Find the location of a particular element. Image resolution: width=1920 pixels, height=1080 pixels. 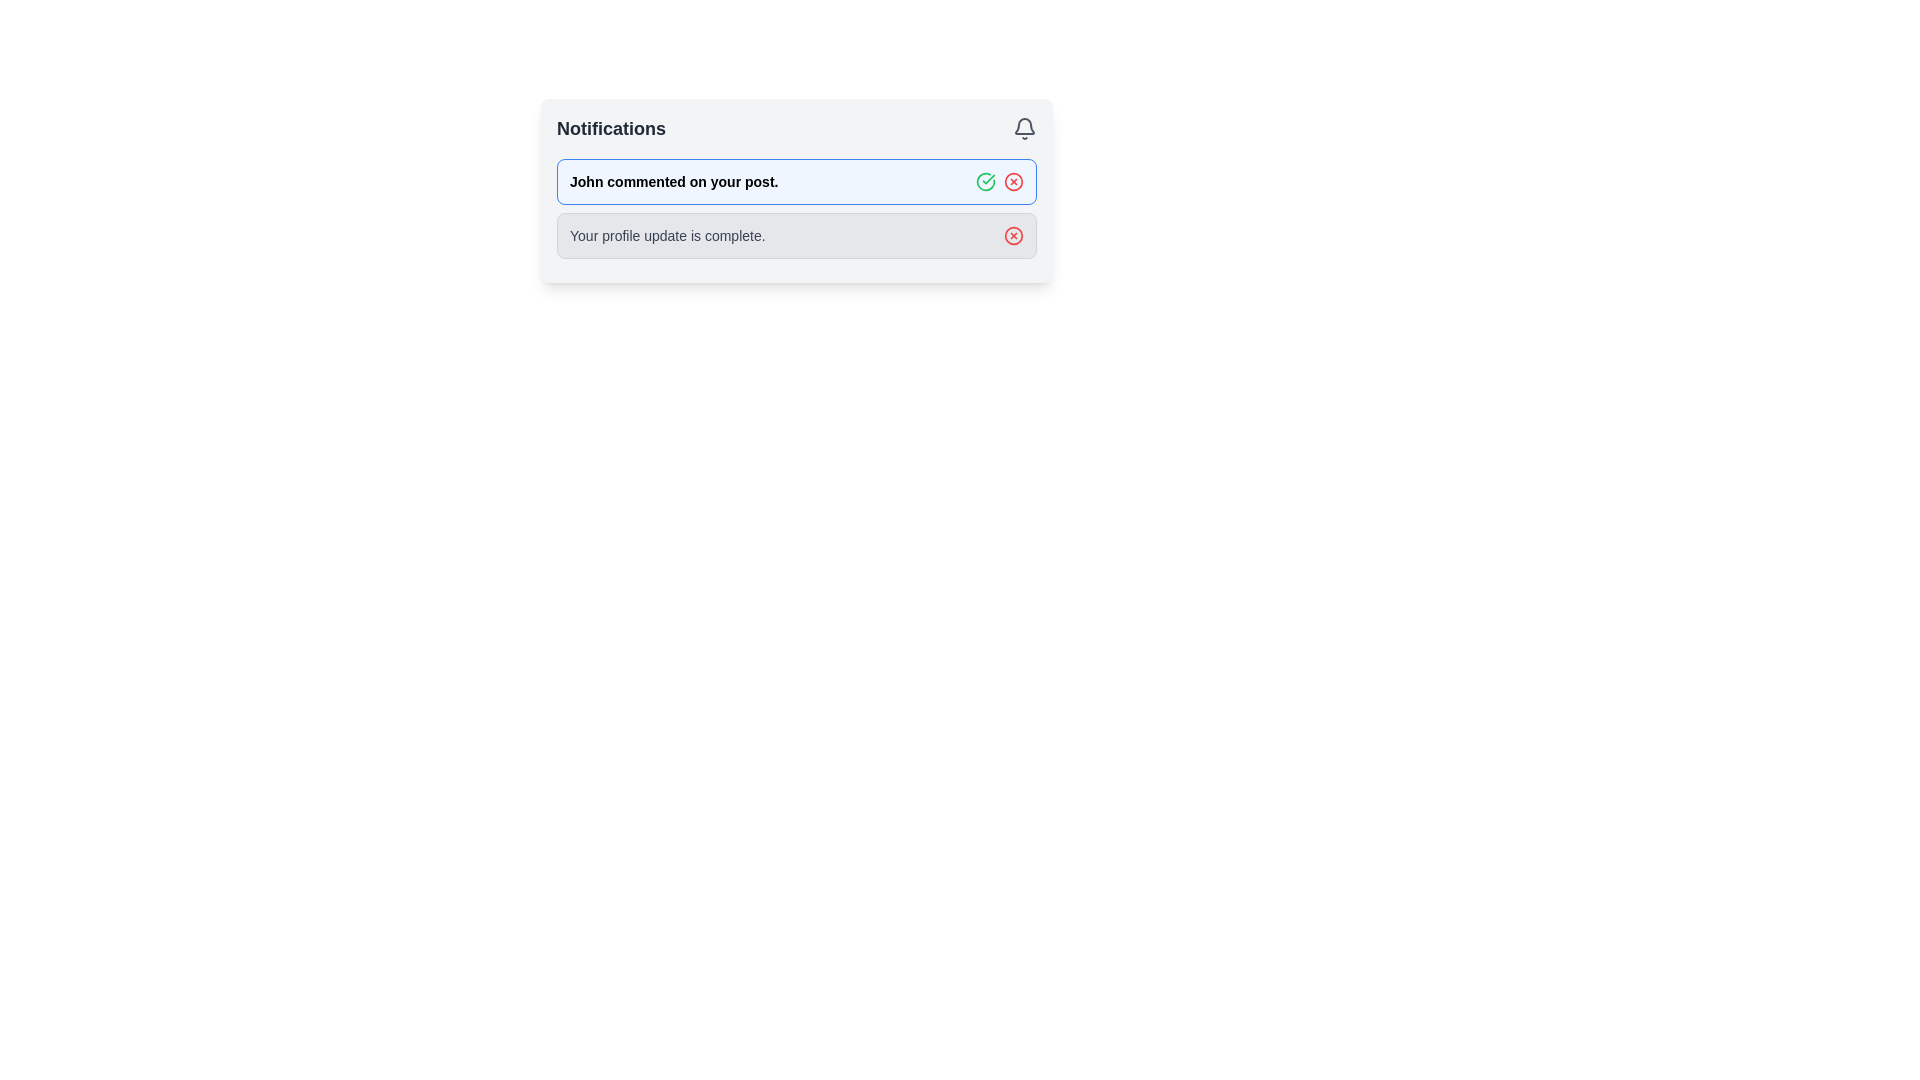

the circular green icon with a checkmark inside, located adjacent to the text 'John commented on your post.' in the notification pane for keyboard navigation support is located at coordinates (985, 181).